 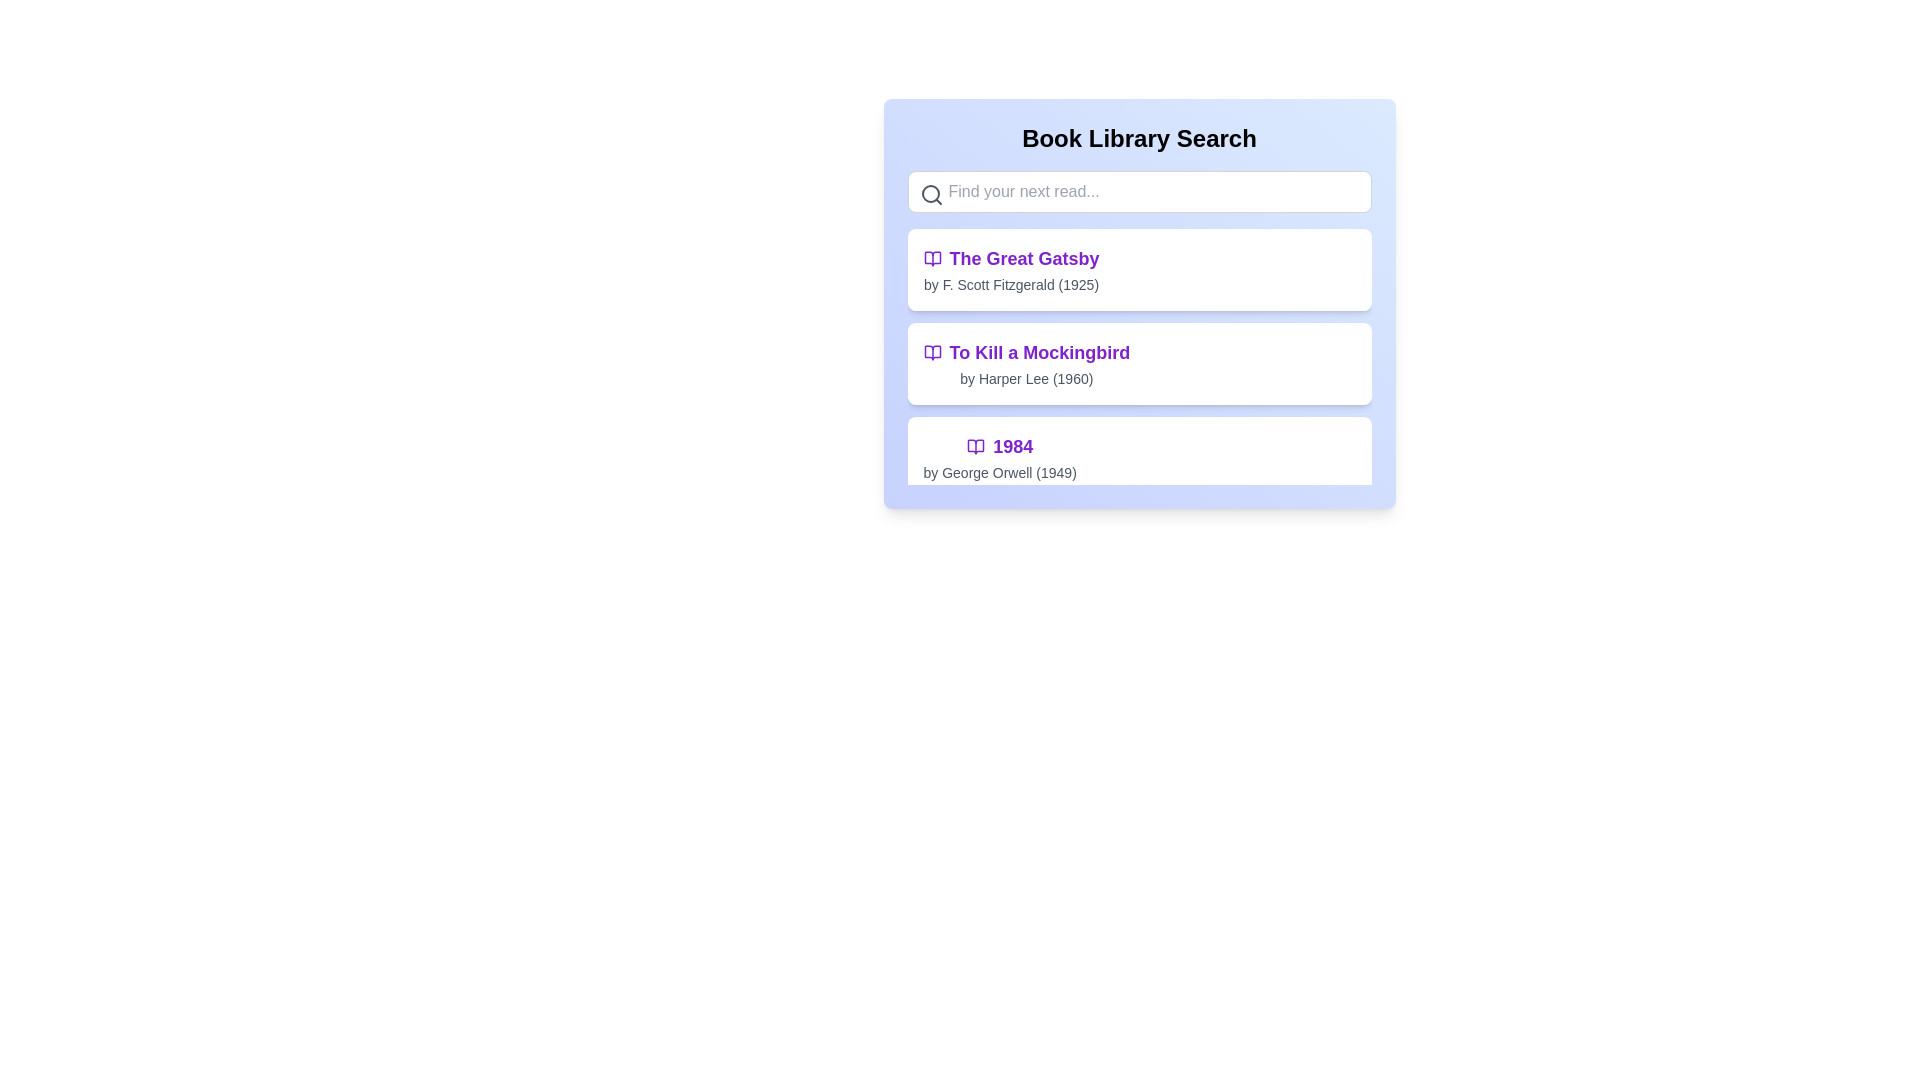 I want to click on text element titled 'The Great Gatsby' with an accompanying open book icon, located in the central area of the top card in the blue panel, so click(x=1011, y=270).